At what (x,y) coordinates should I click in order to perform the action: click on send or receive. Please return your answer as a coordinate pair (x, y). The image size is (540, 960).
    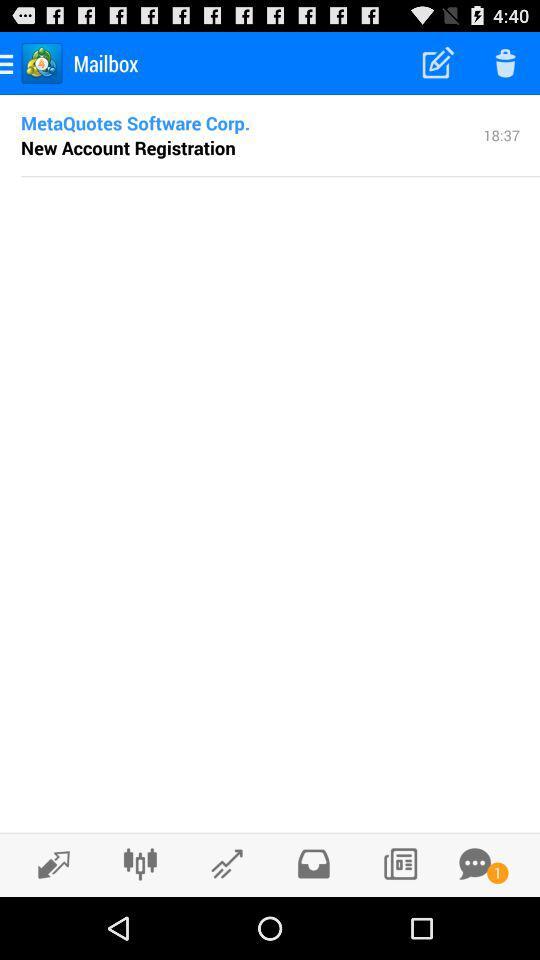
    Looking at the image, I should click on (48, 863).